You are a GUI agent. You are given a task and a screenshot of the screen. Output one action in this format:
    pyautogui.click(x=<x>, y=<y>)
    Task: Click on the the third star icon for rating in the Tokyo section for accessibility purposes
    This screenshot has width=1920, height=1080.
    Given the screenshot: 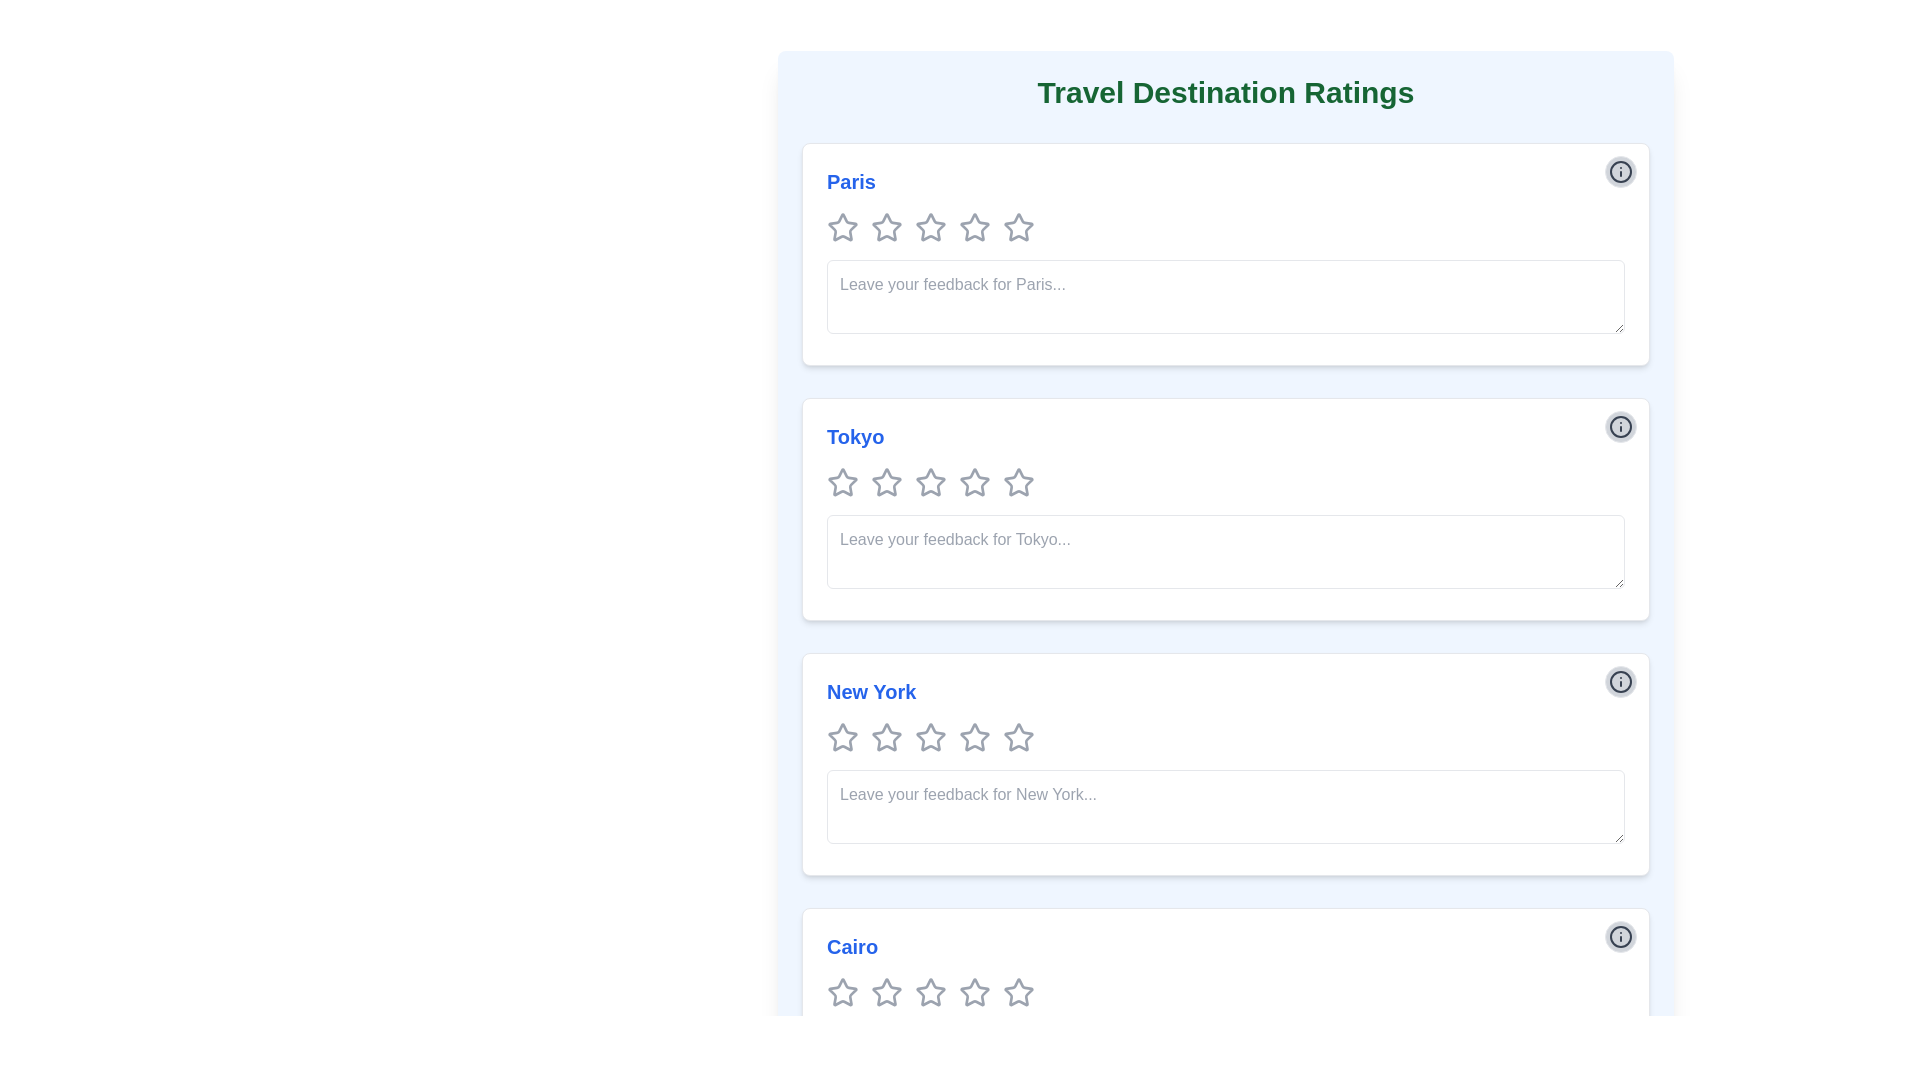 What is the action you would take?
    pyautogui.click(x=974, y=482)
    